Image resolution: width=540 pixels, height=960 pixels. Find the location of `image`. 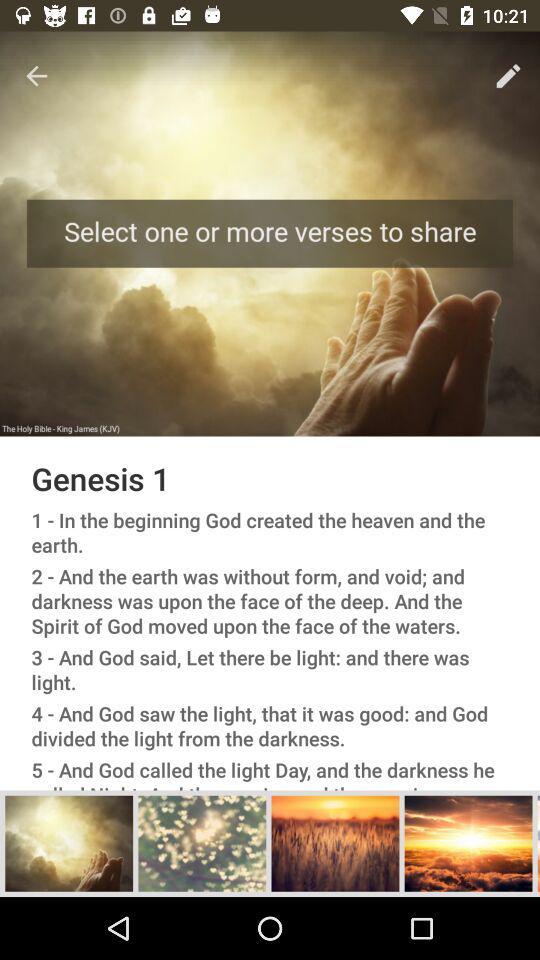

image is located at coordinates (68, 842).